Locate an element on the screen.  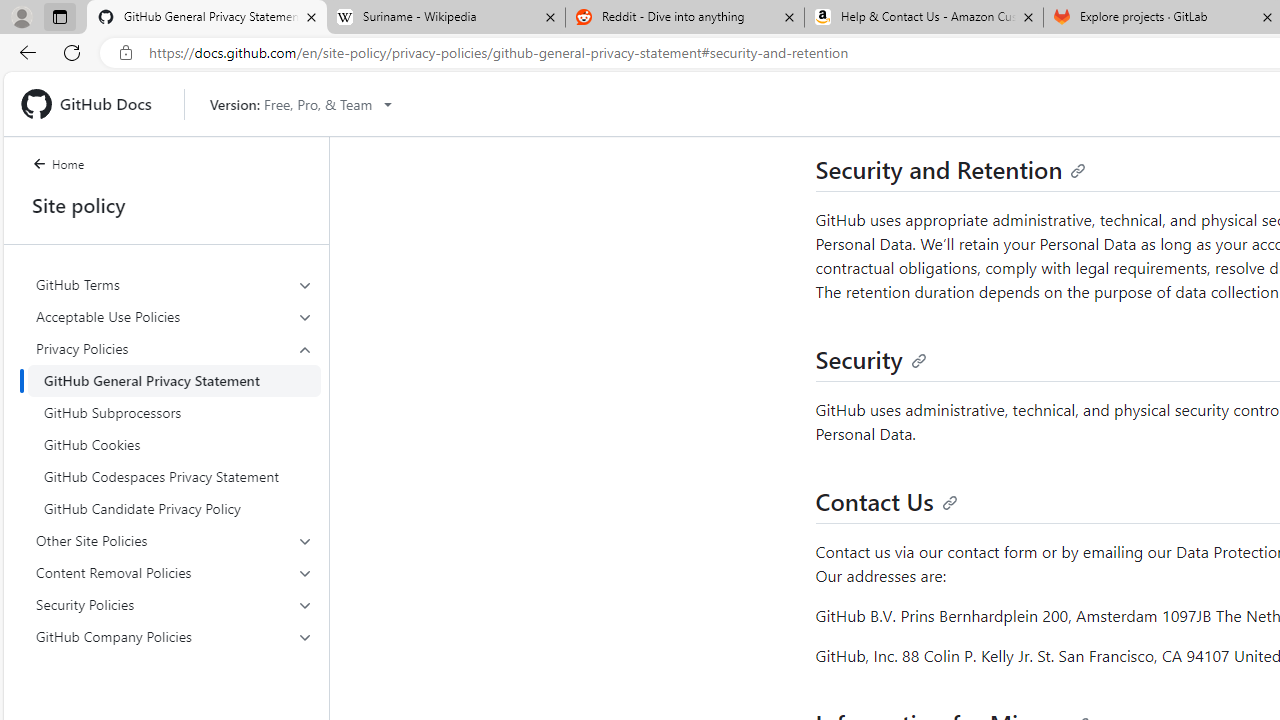
'GitHub Company Policies' is located at coordinates (174, 636).